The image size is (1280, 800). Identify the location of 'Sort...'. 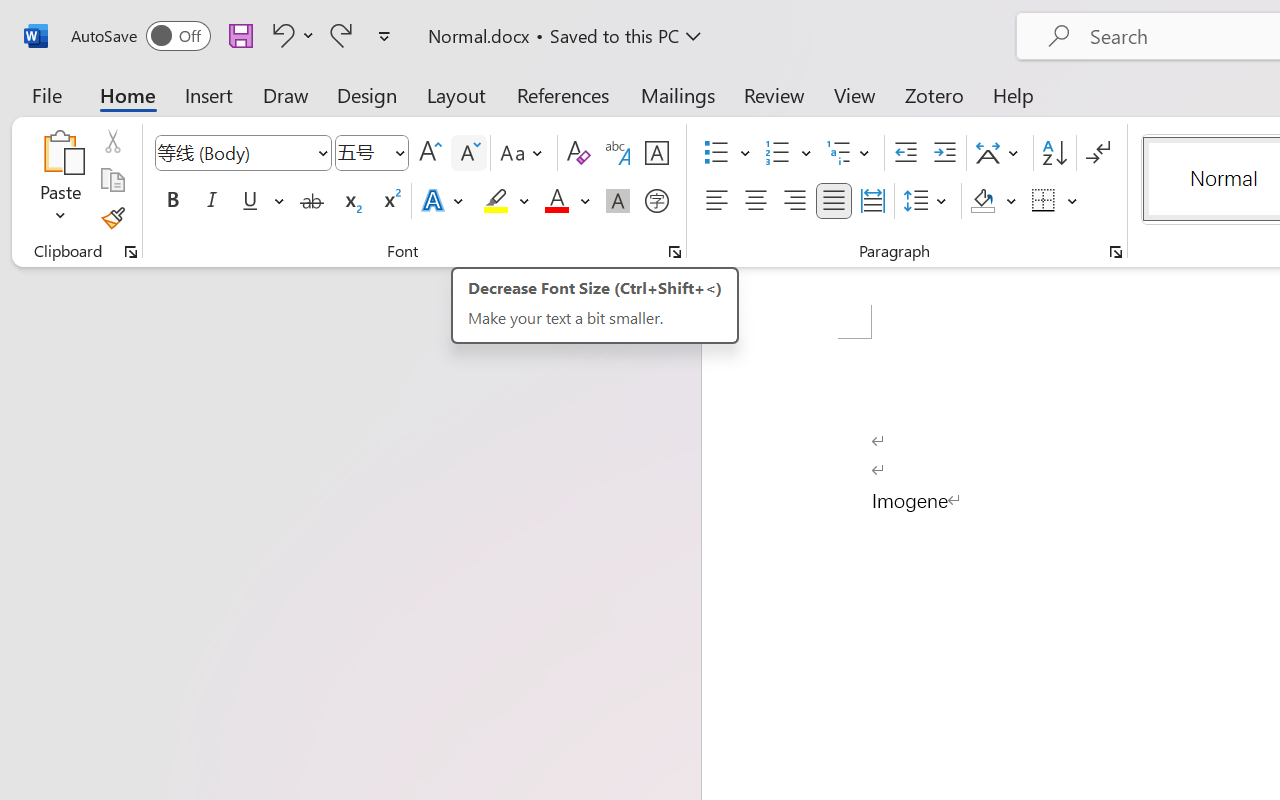
(1053, 153).